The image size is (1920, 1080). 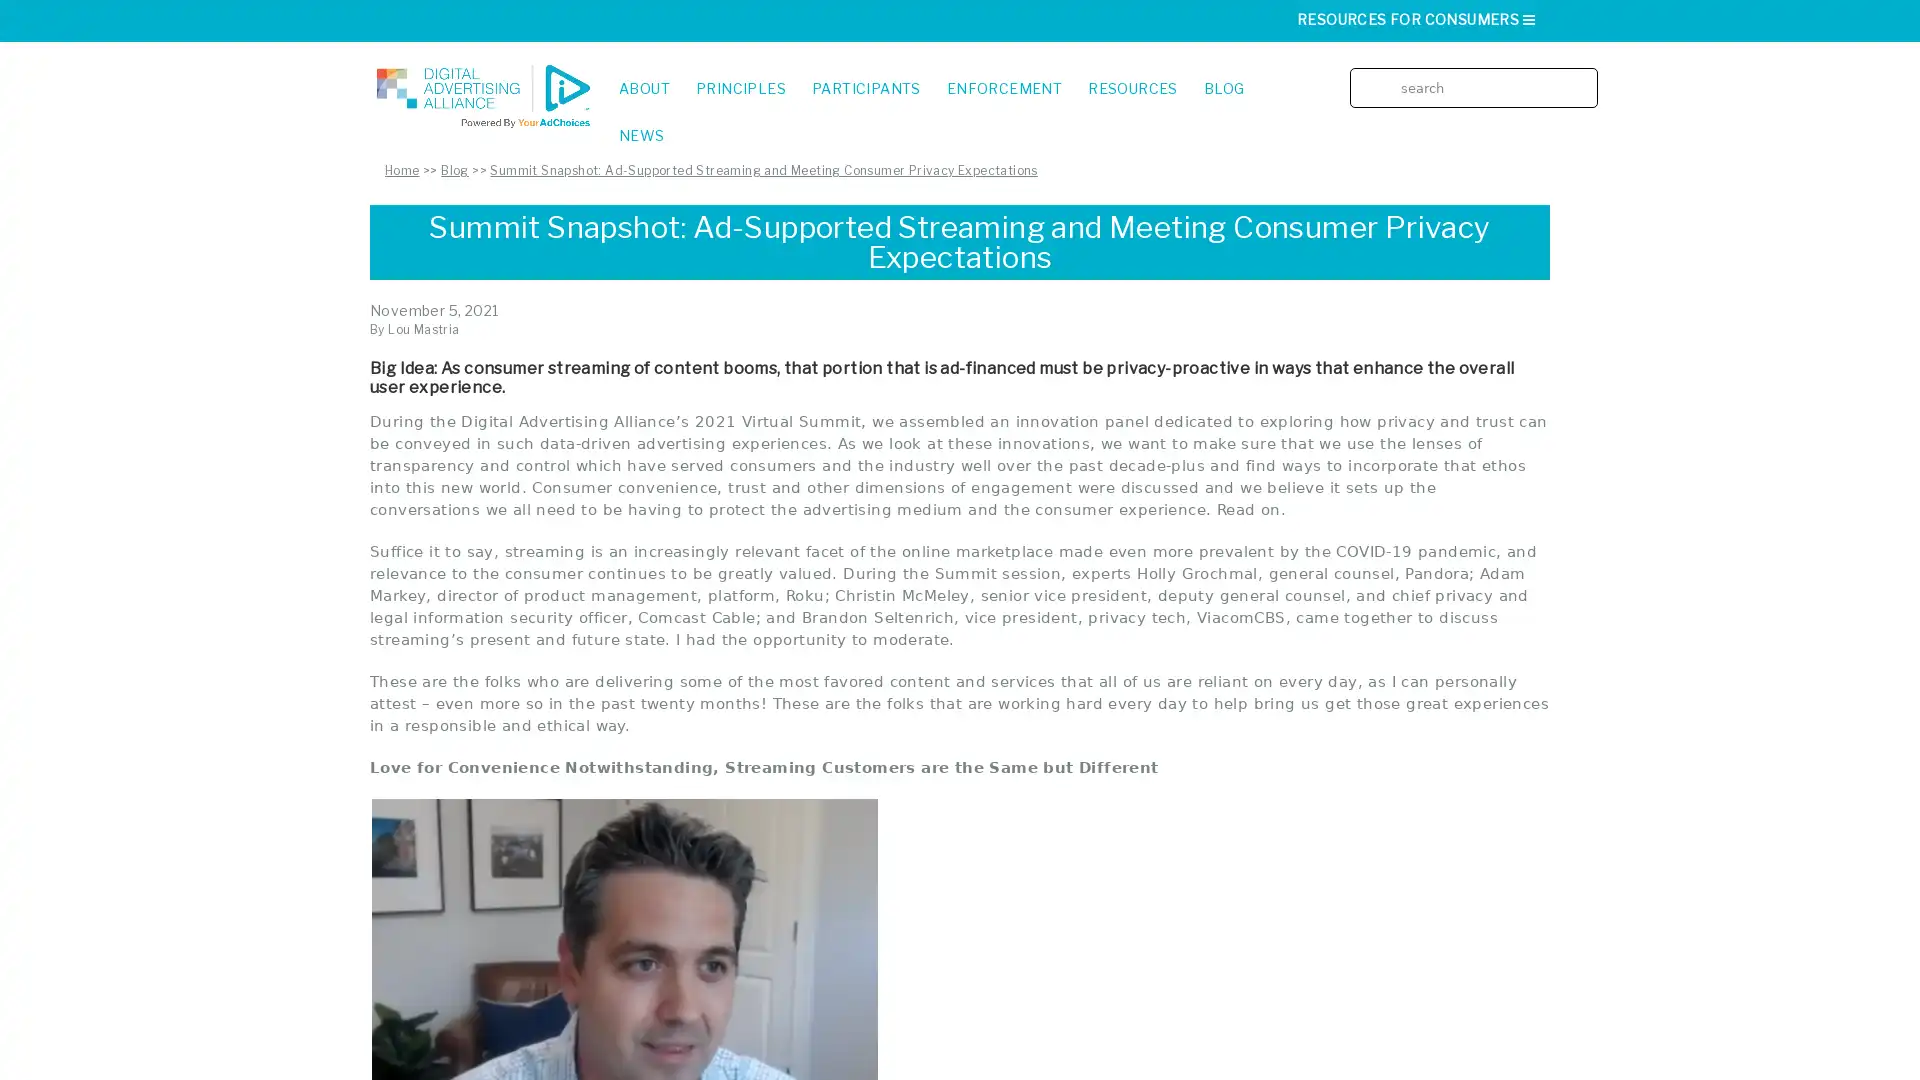 I want to click on RESOURCES FOR CONSUMERS, so click(x=1416, y=19).